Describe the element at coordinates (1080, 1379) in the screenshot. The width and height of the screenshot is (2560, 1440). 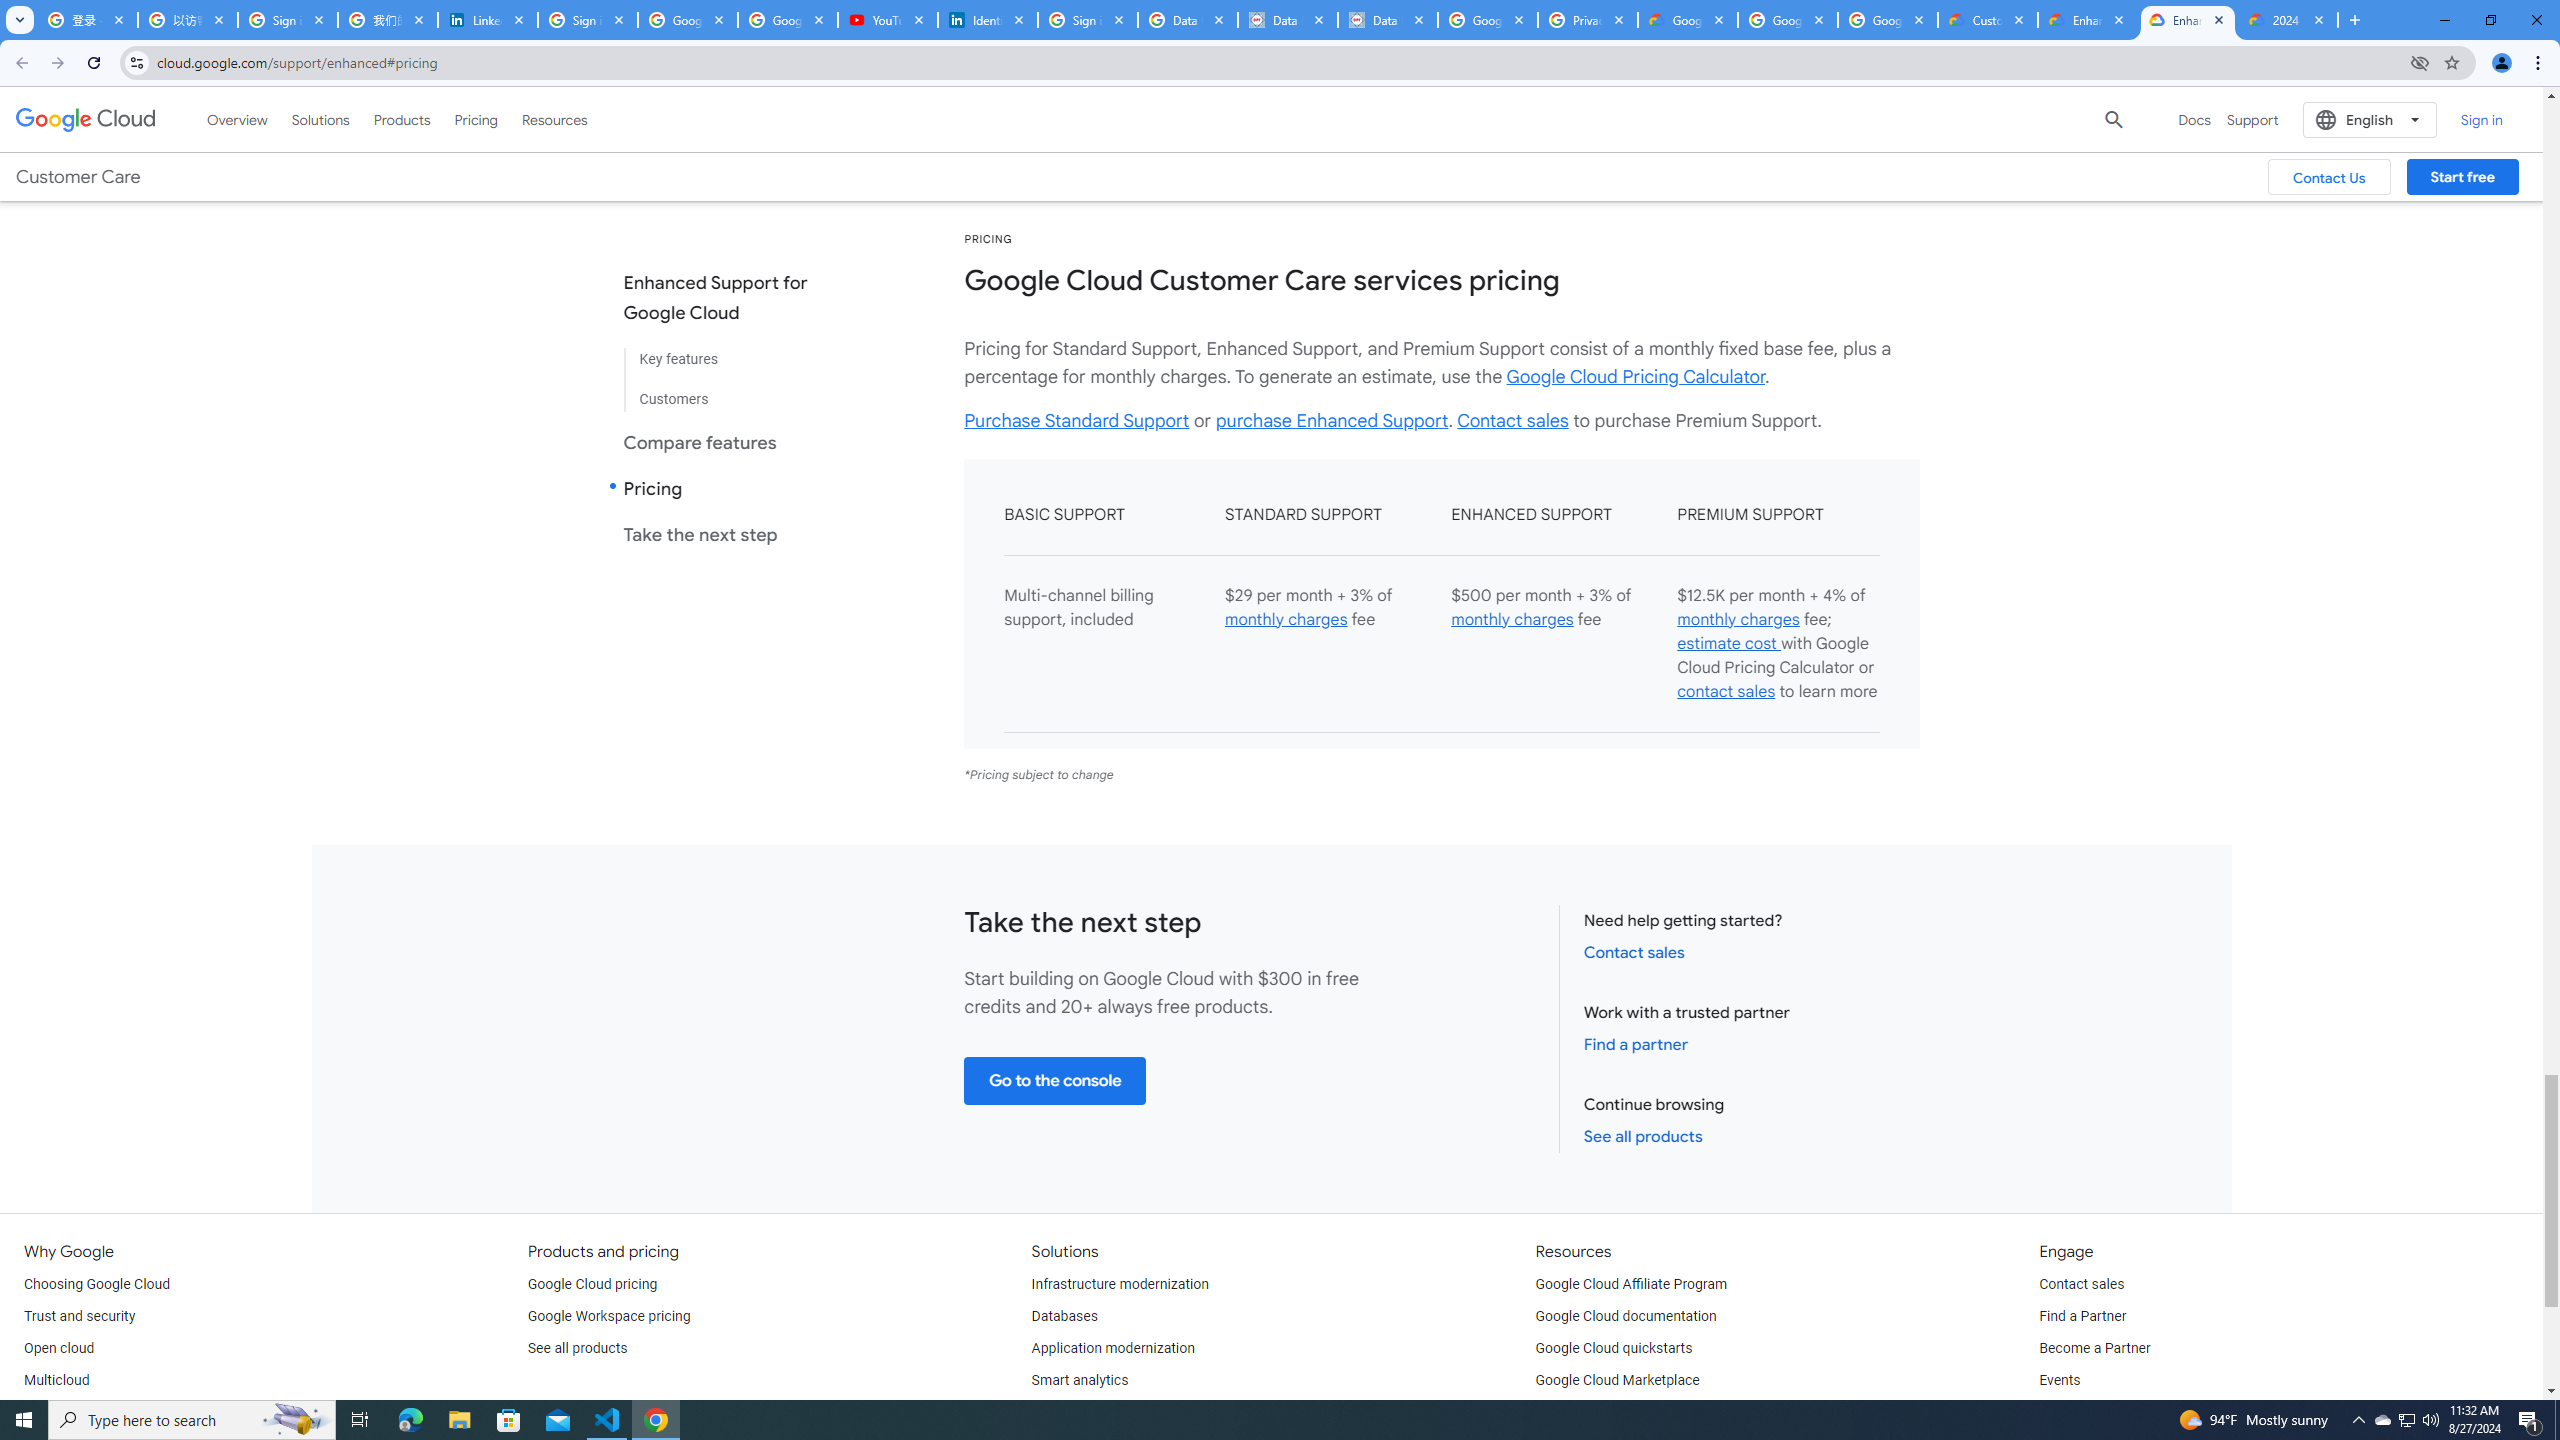
I see `'Smart analytics'` at that location.